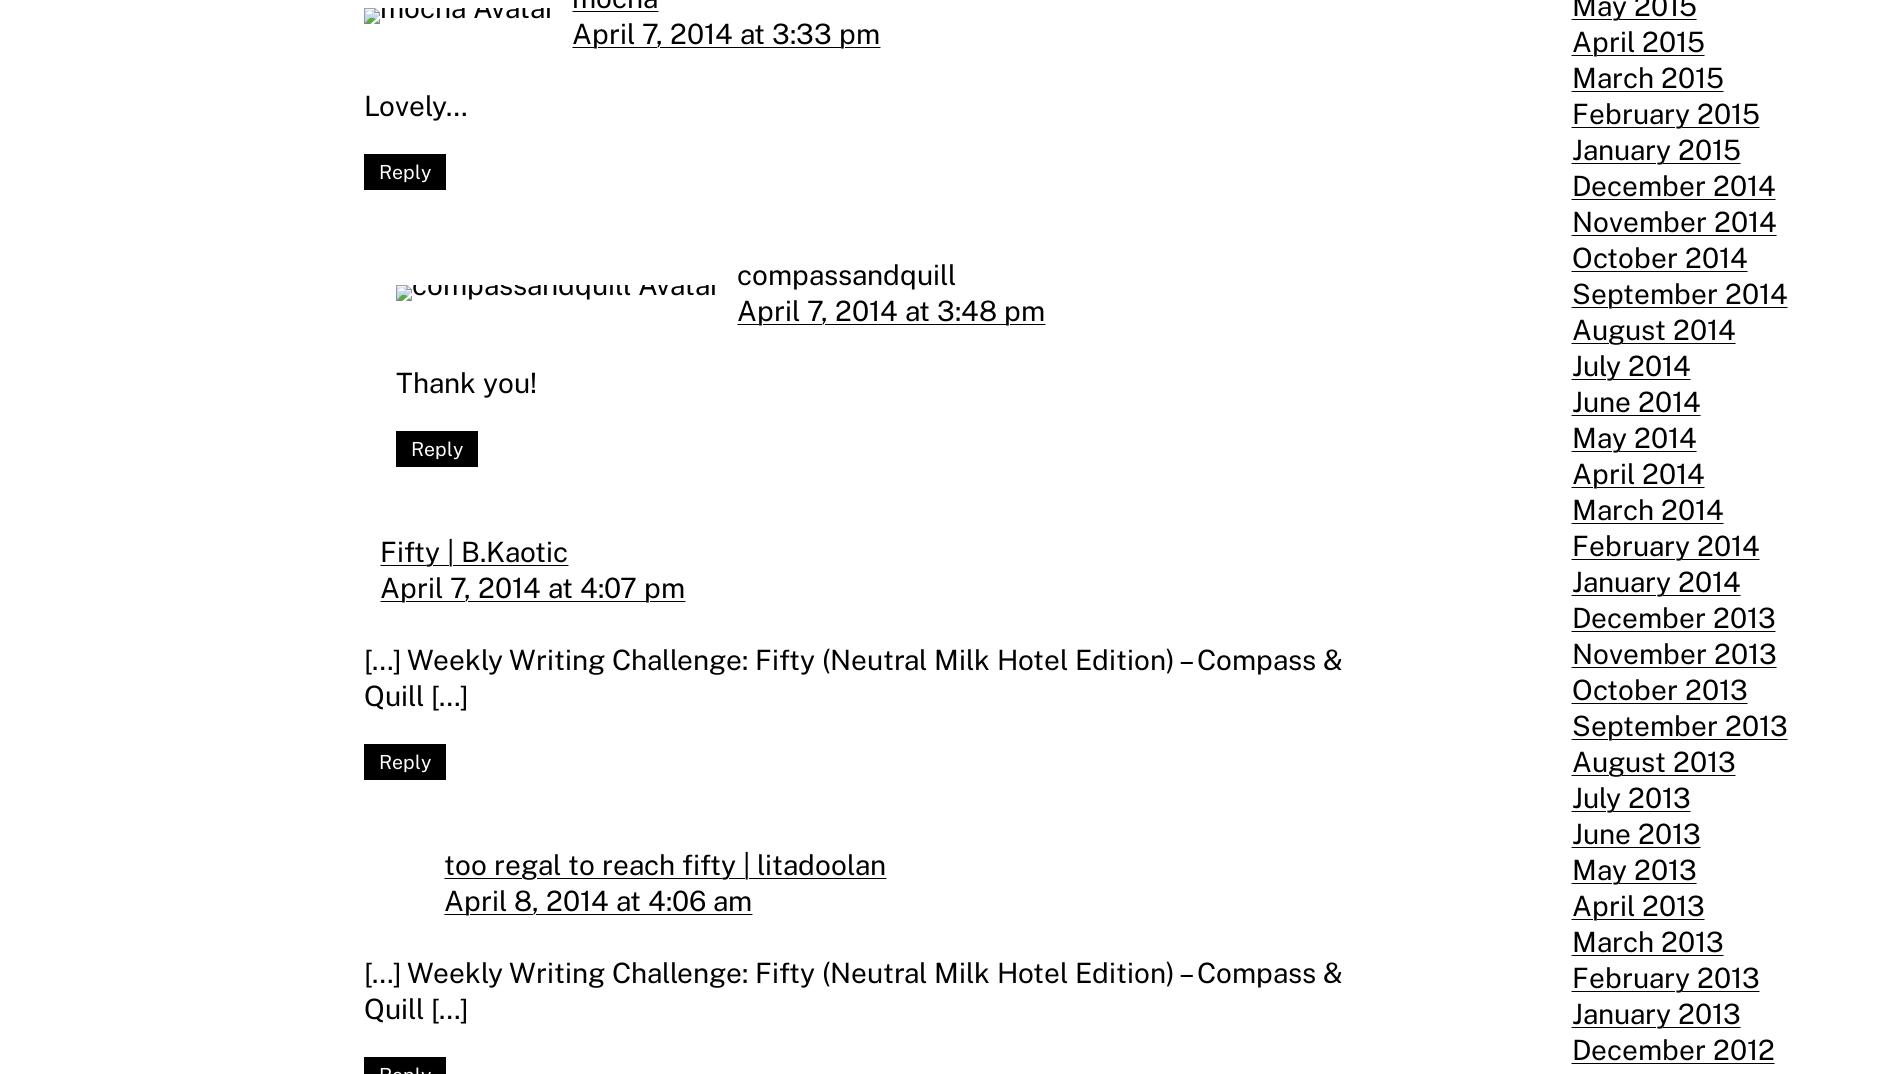 This screenshot has width=1900, height=1074. What do you see at coordinates (1635, 833) in the screenshot?
I see `'June 2013'` at bounding box center [1635, 833].